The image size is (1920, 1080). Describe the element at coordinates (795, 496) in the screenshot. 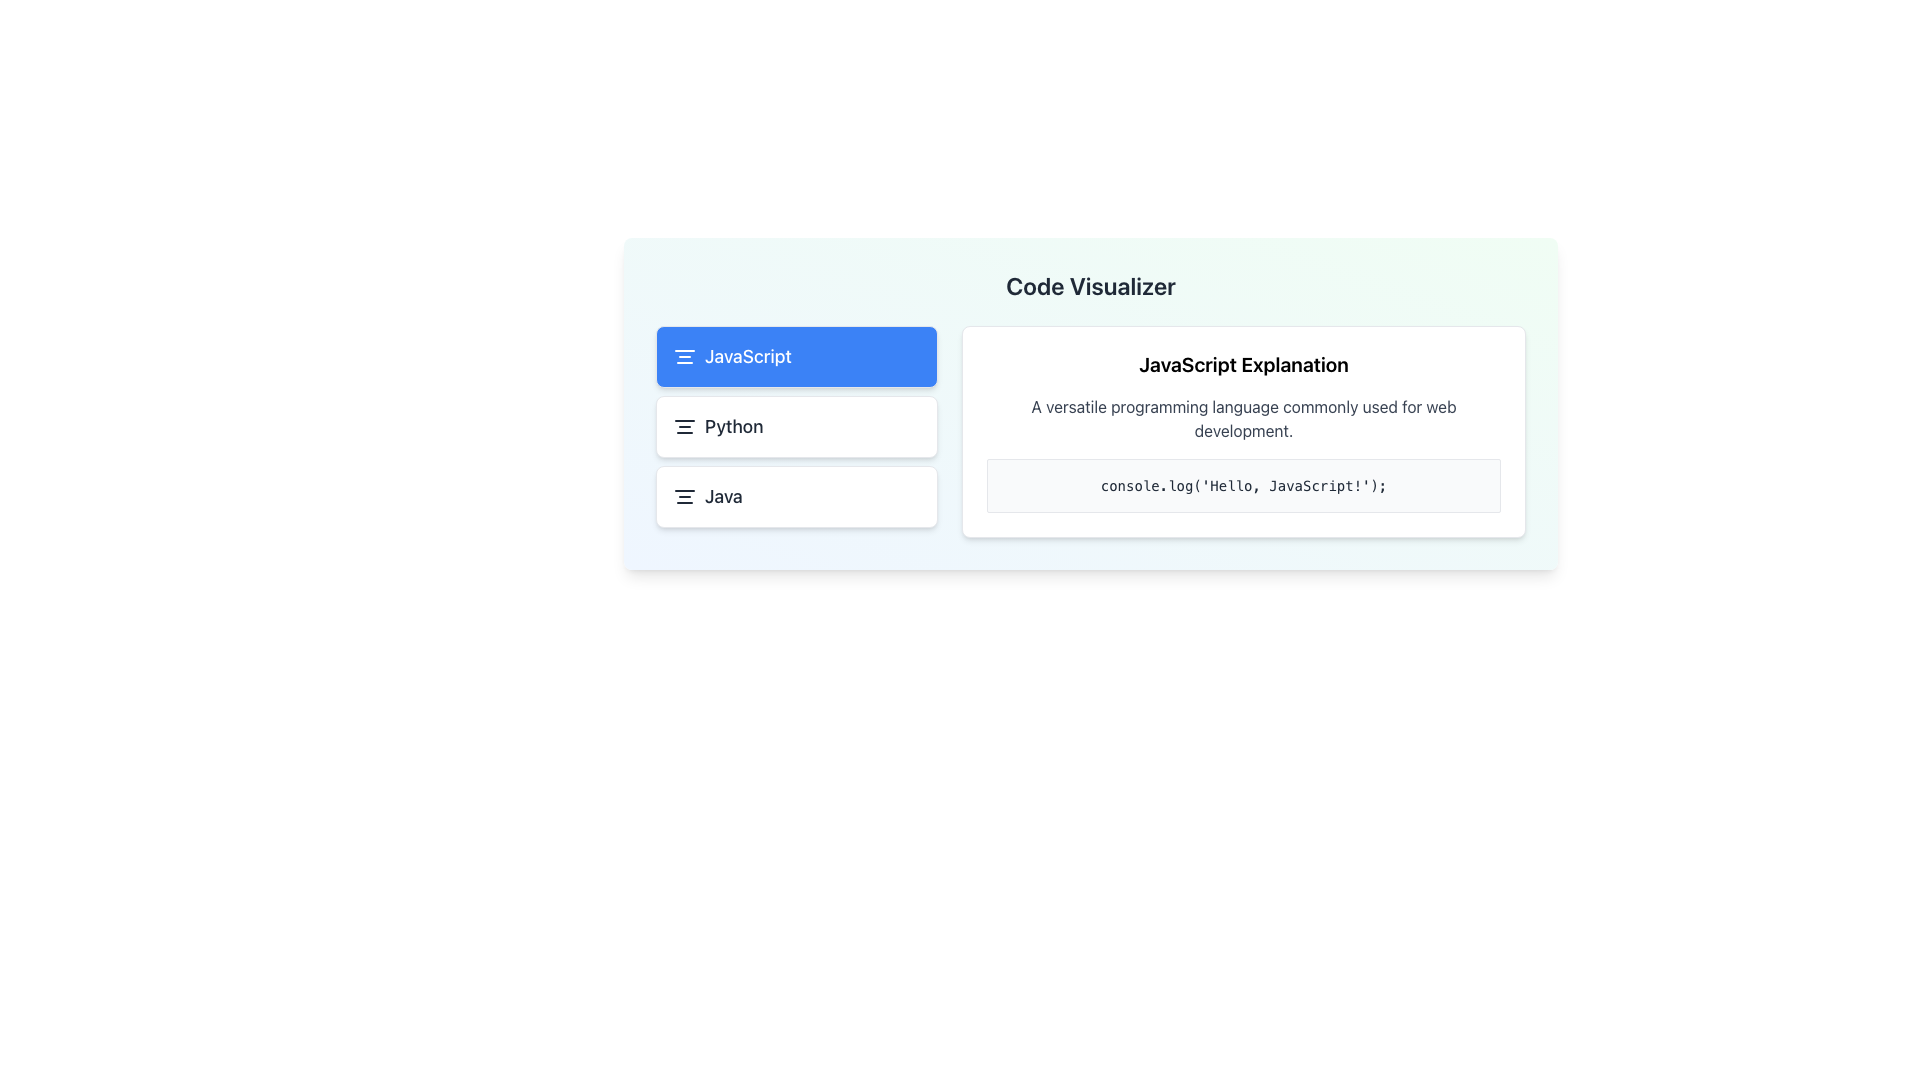

I see `the button that selects the 'Java' programming language option, which is the third item in a vertical list of programming languages` at that location.